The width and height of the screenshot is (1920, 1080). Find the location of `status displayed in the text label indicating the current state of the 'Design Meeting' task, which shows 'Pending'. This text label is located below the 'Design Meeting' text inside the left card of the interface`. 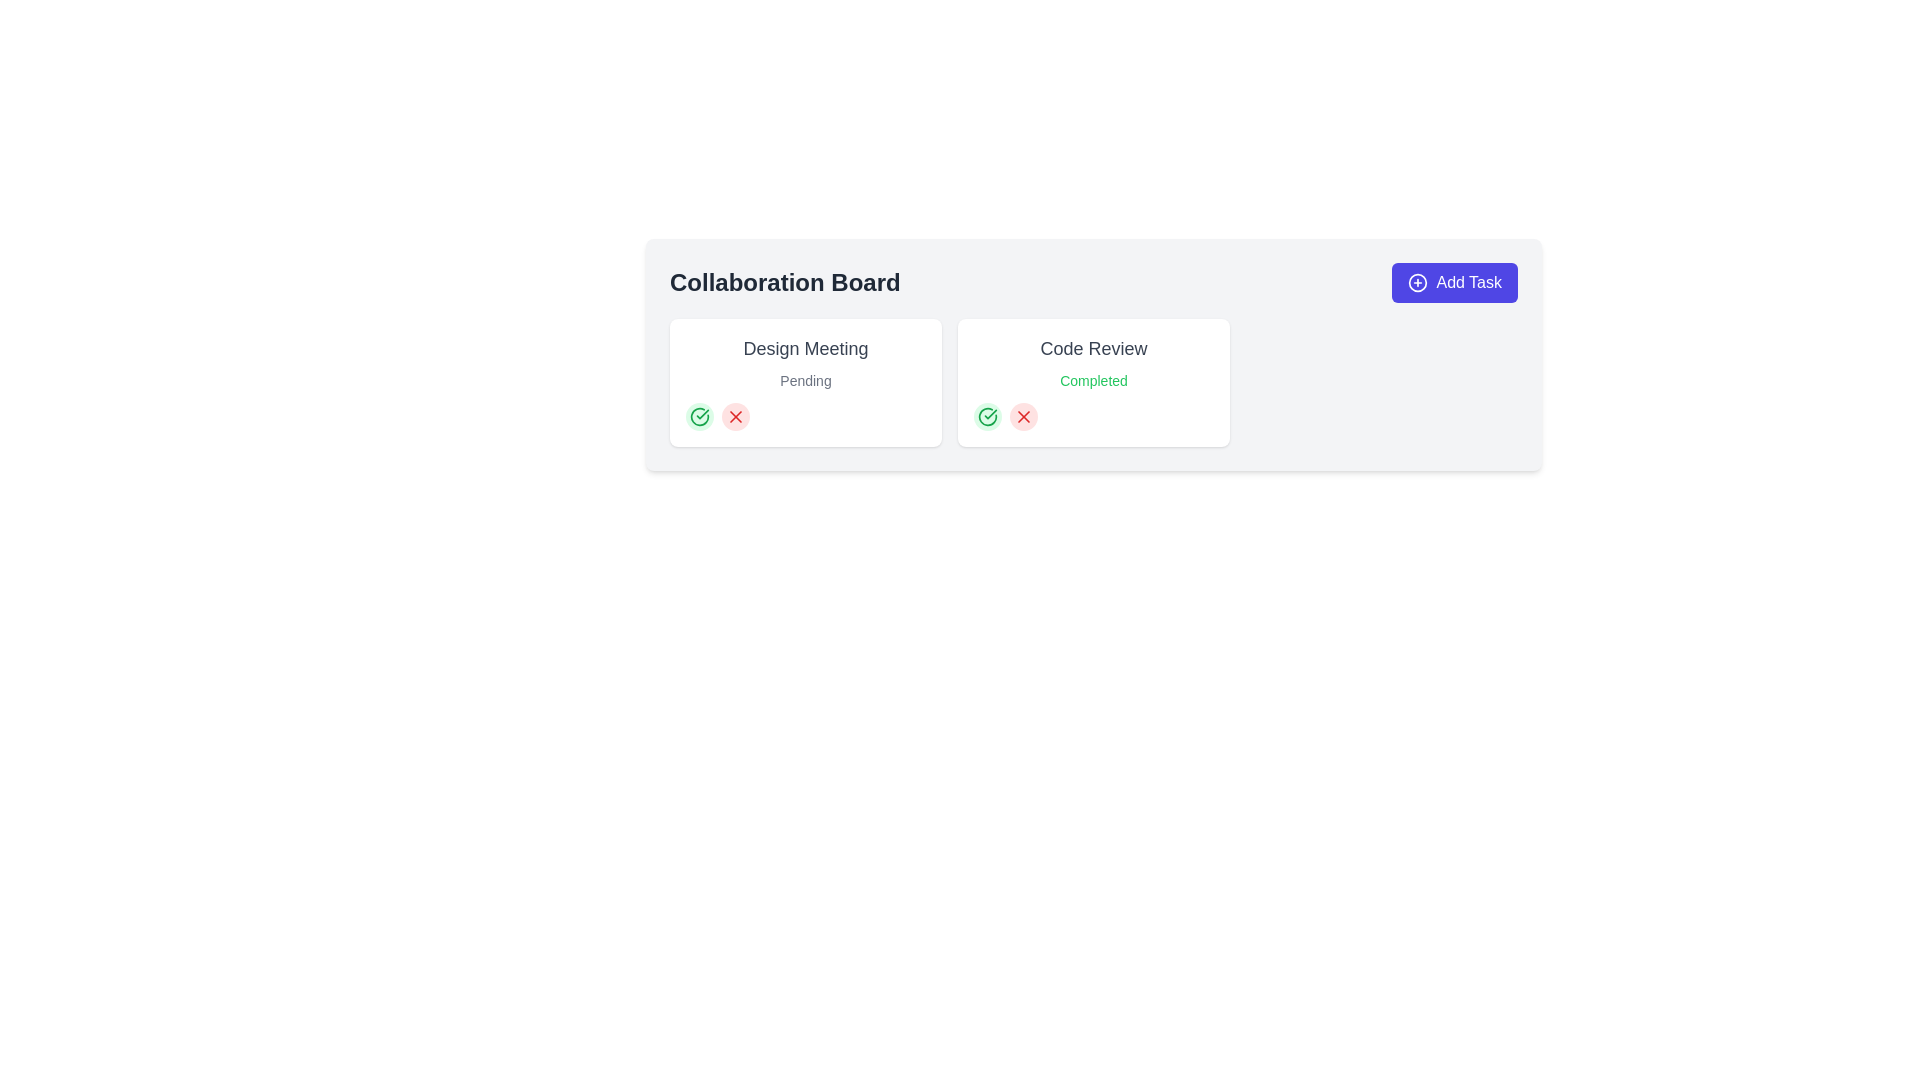

status displayed in the text label indicating the current state of the 'Design Meeting' task, which shows 'Pending'. This text label is located below the 'Design Meeting' text inside the left card of the interface is located at coordinates (806, 381).